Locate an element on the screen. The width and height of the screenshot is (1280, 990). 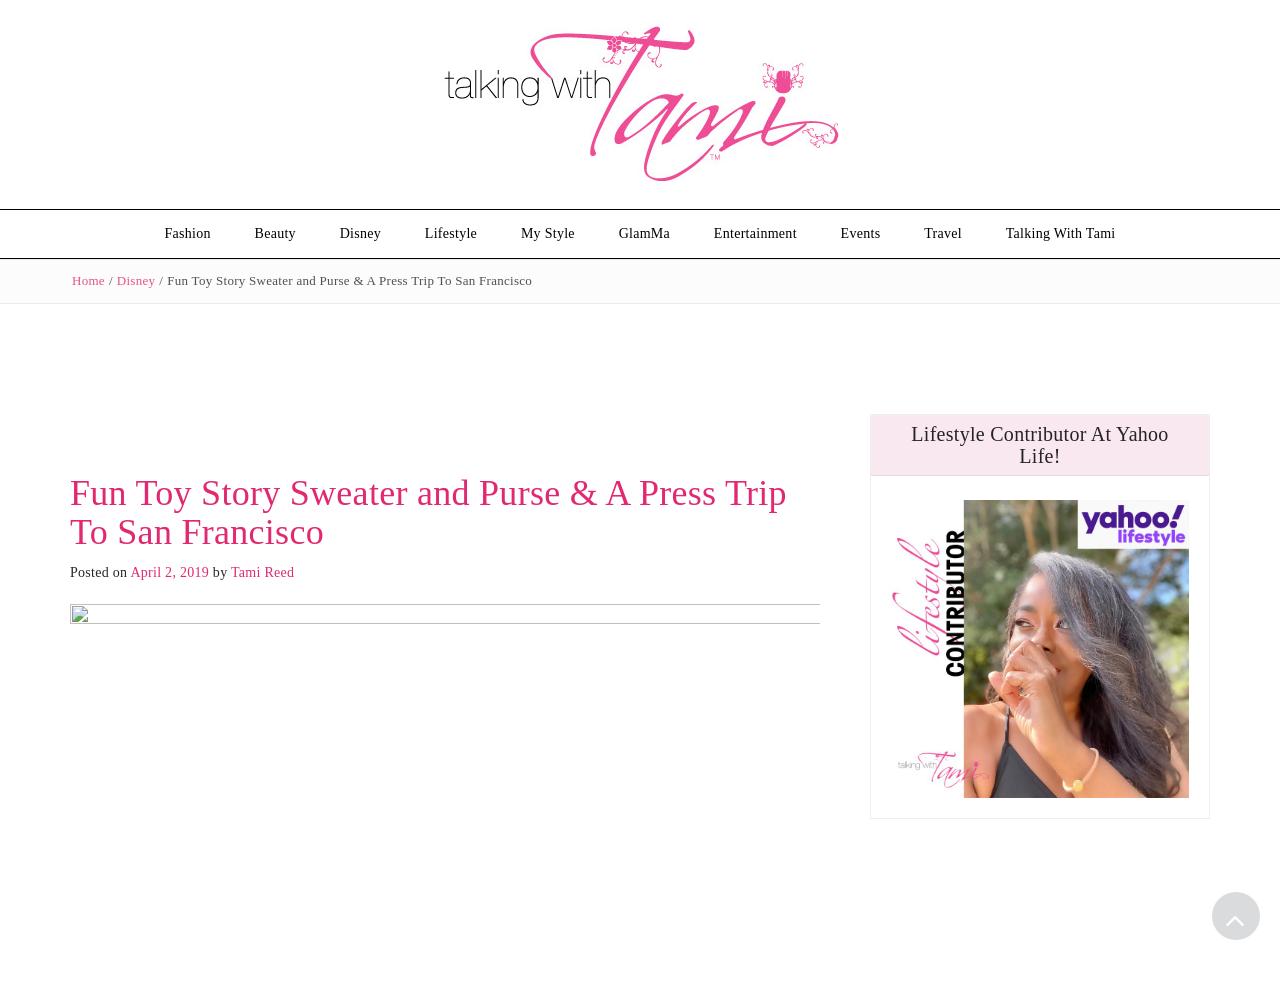
'Media Kit' is located at coordinates (1035, 424).